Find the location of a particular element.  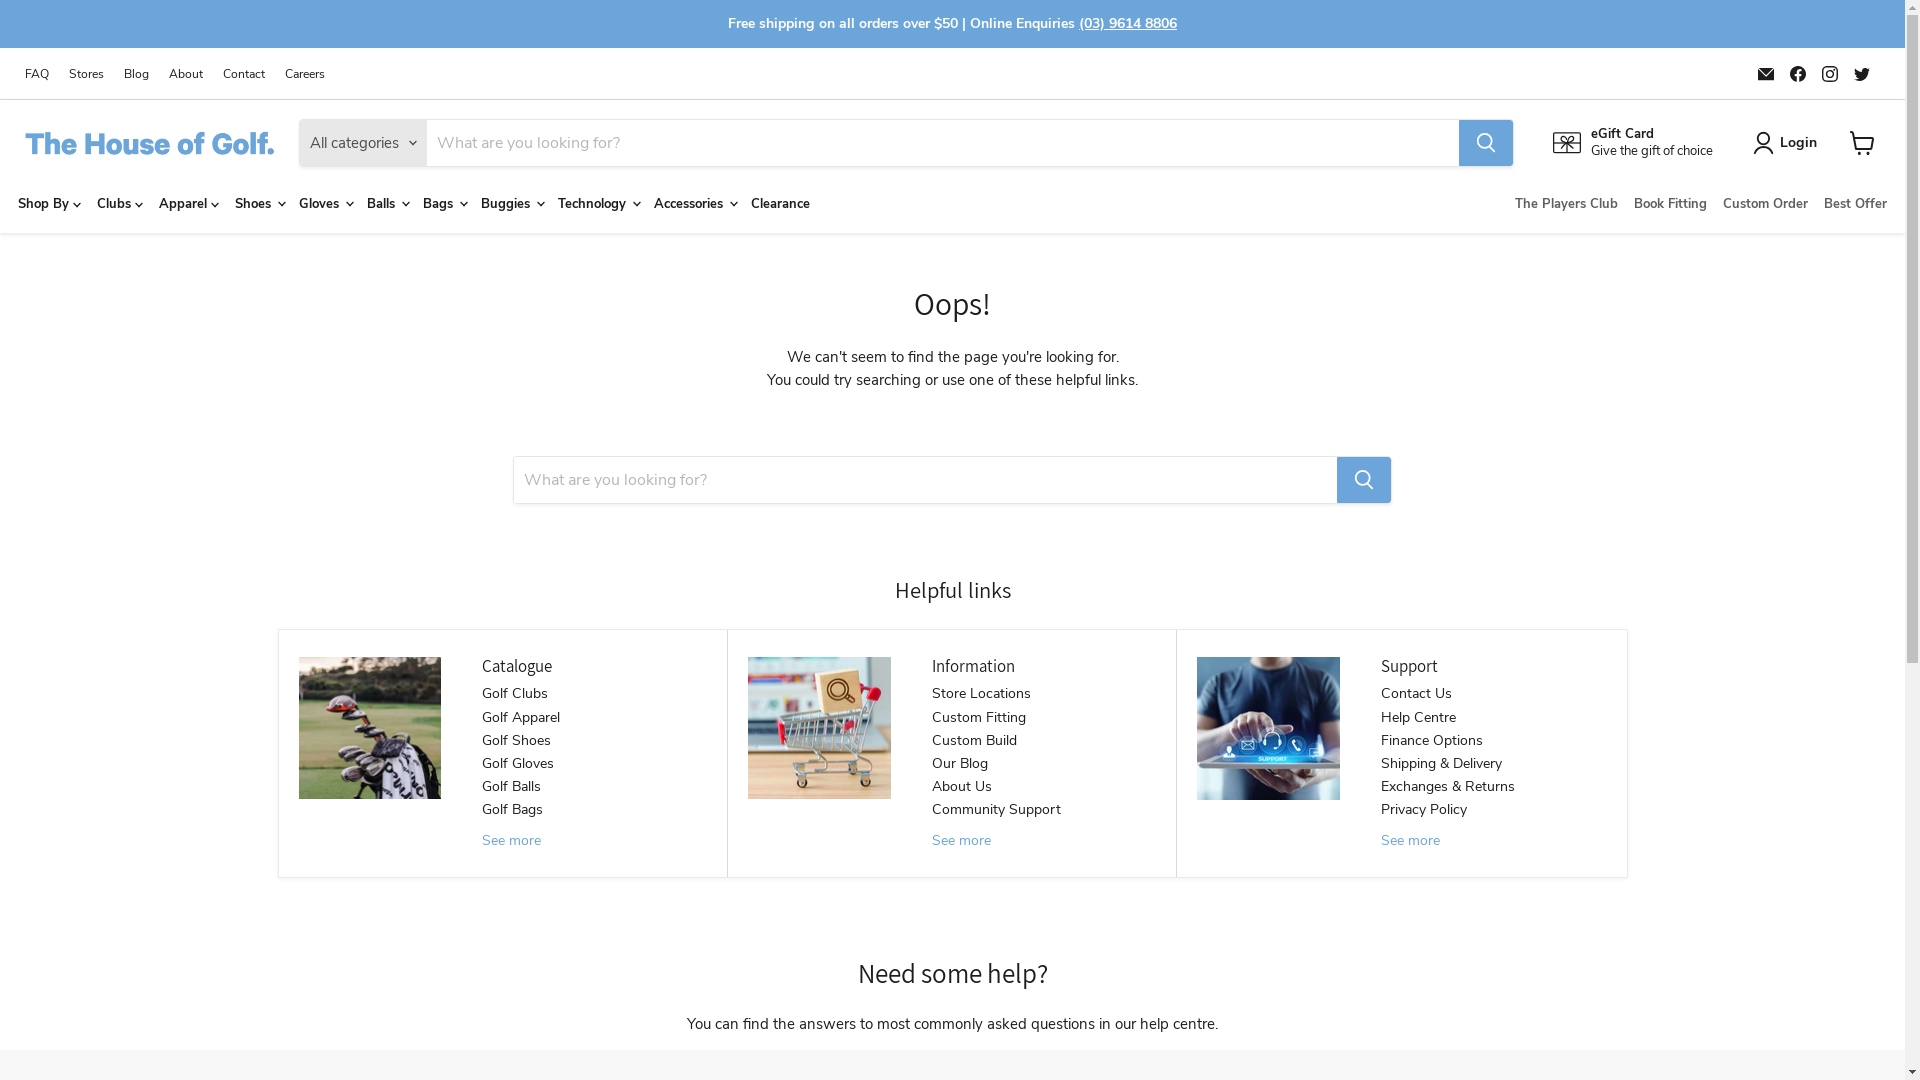

'Best Offer' is located at coordinates (1815, 204).